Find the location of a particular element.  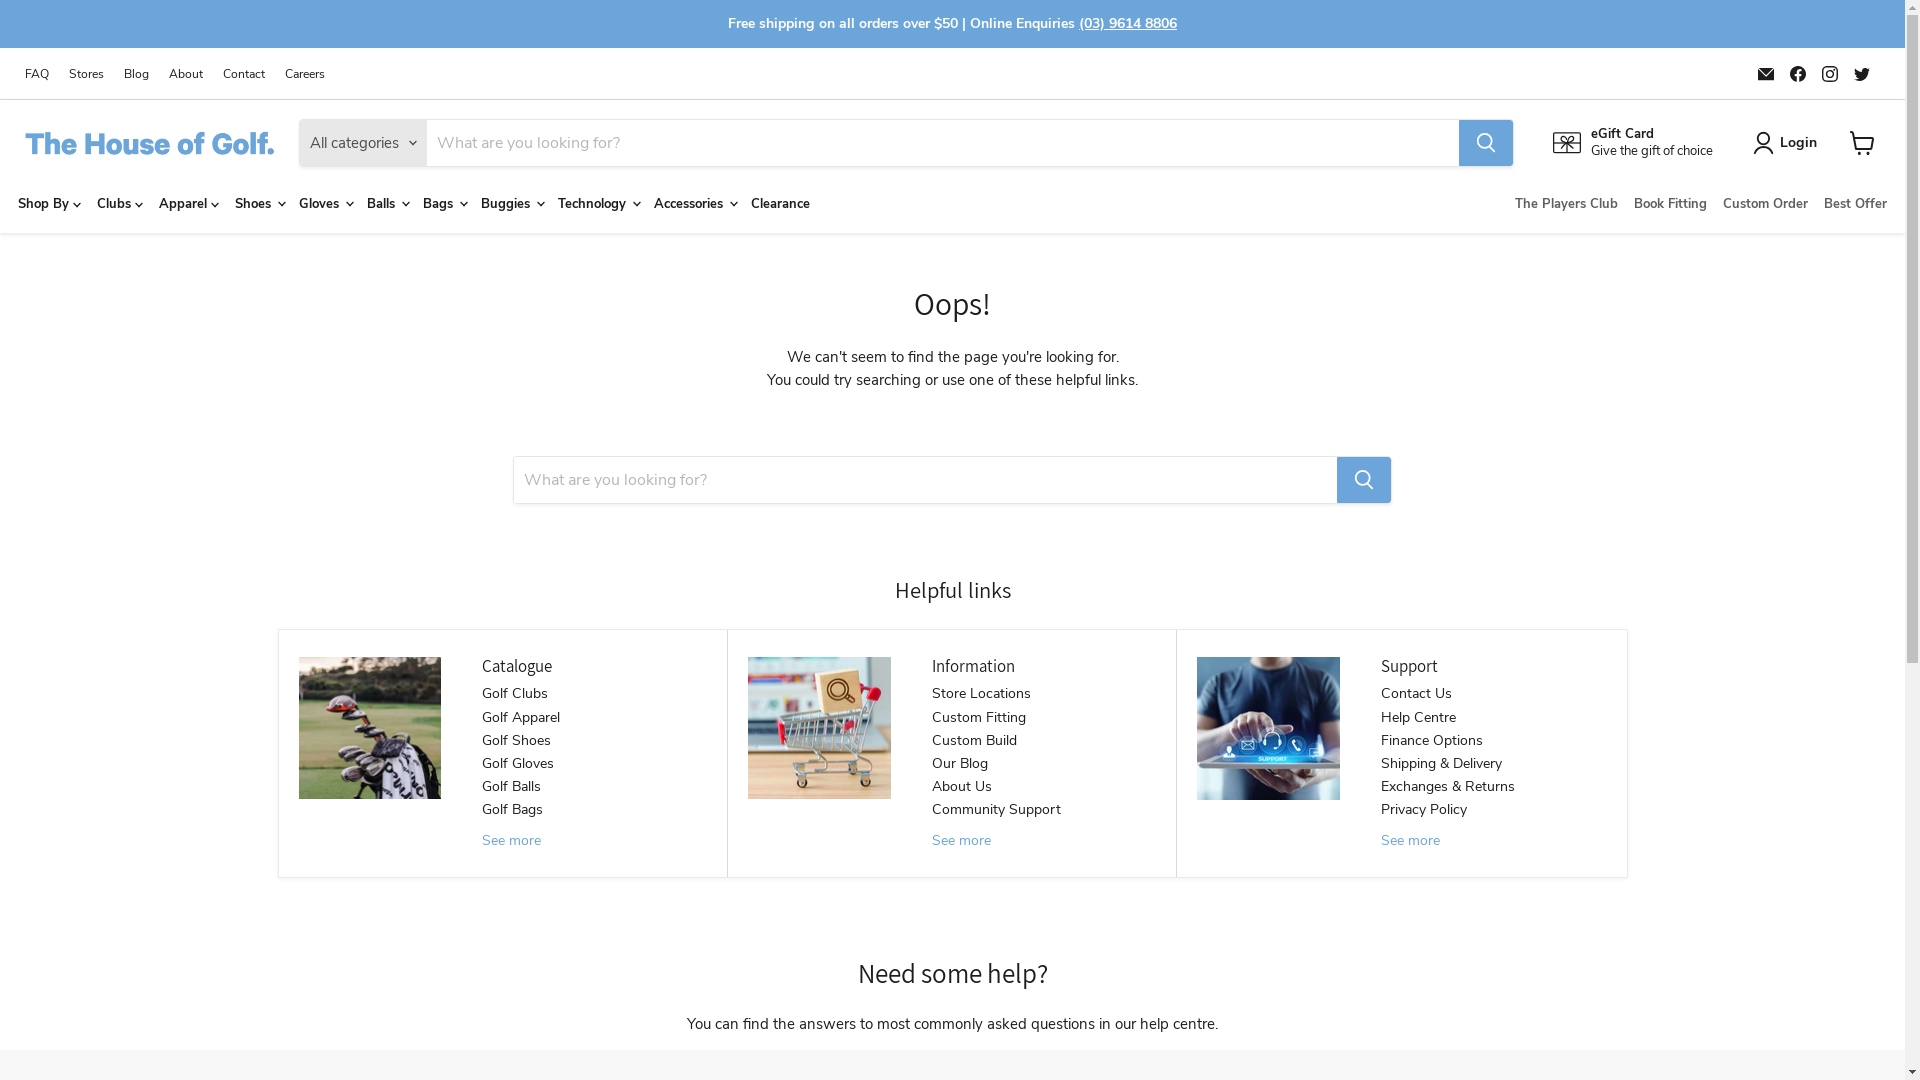

'Best Offer' is located at coordinates (1815, 204).